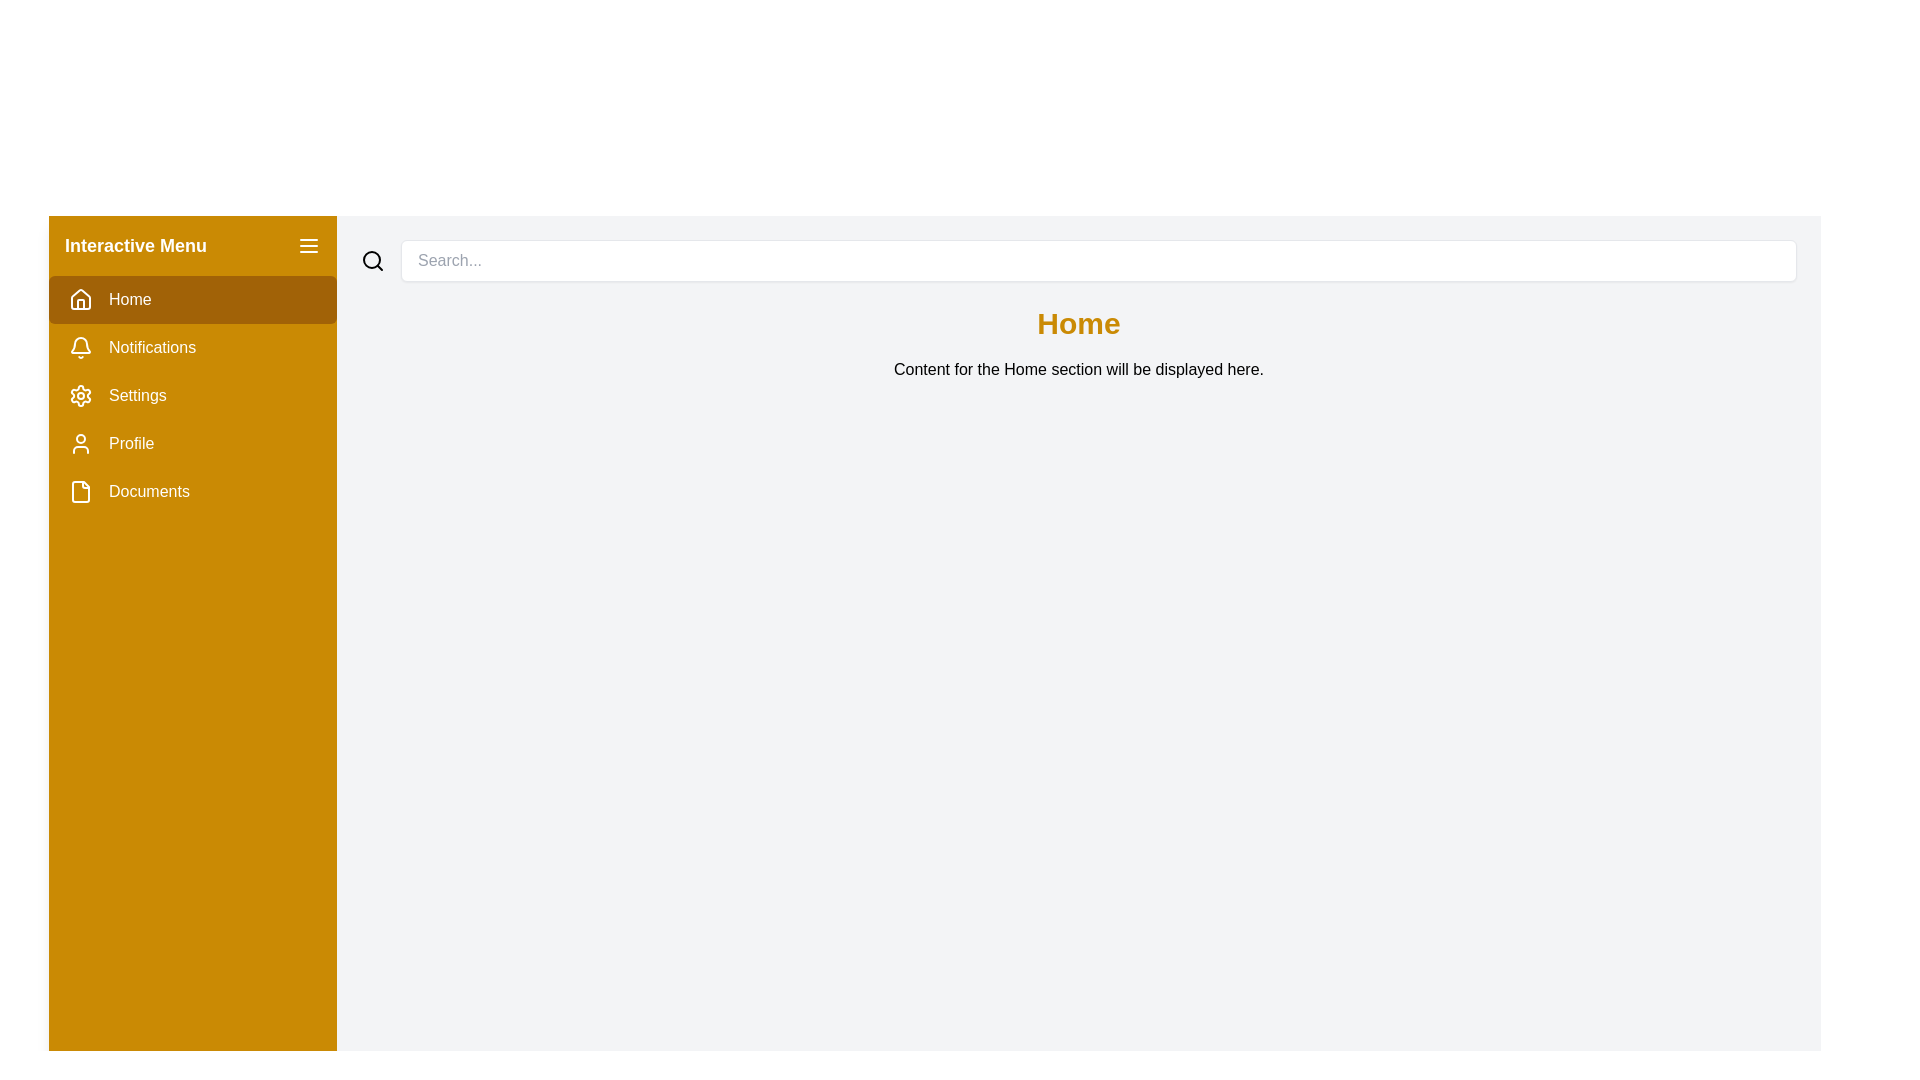 Image resolution: width=1920 pixels, height=1080 pixels. I want to click on the 'Interactive Menu' header section in the left sidebar, so click(192, 245).